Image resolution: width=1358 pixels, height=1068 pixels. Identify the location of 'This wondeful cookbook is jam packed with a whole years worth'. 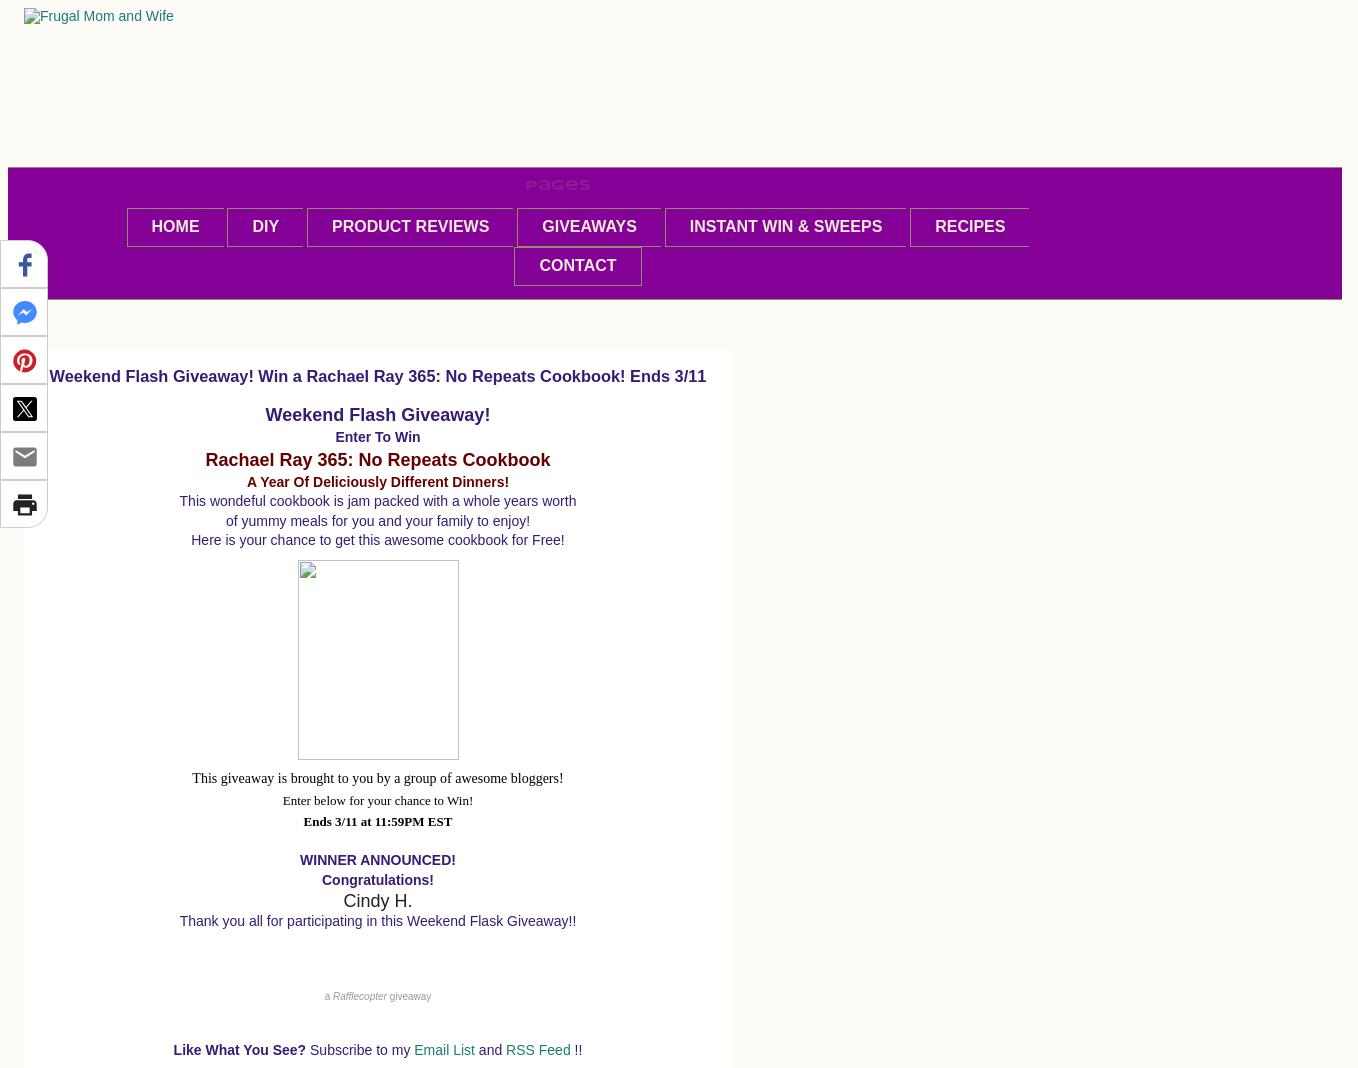
(377, 500).